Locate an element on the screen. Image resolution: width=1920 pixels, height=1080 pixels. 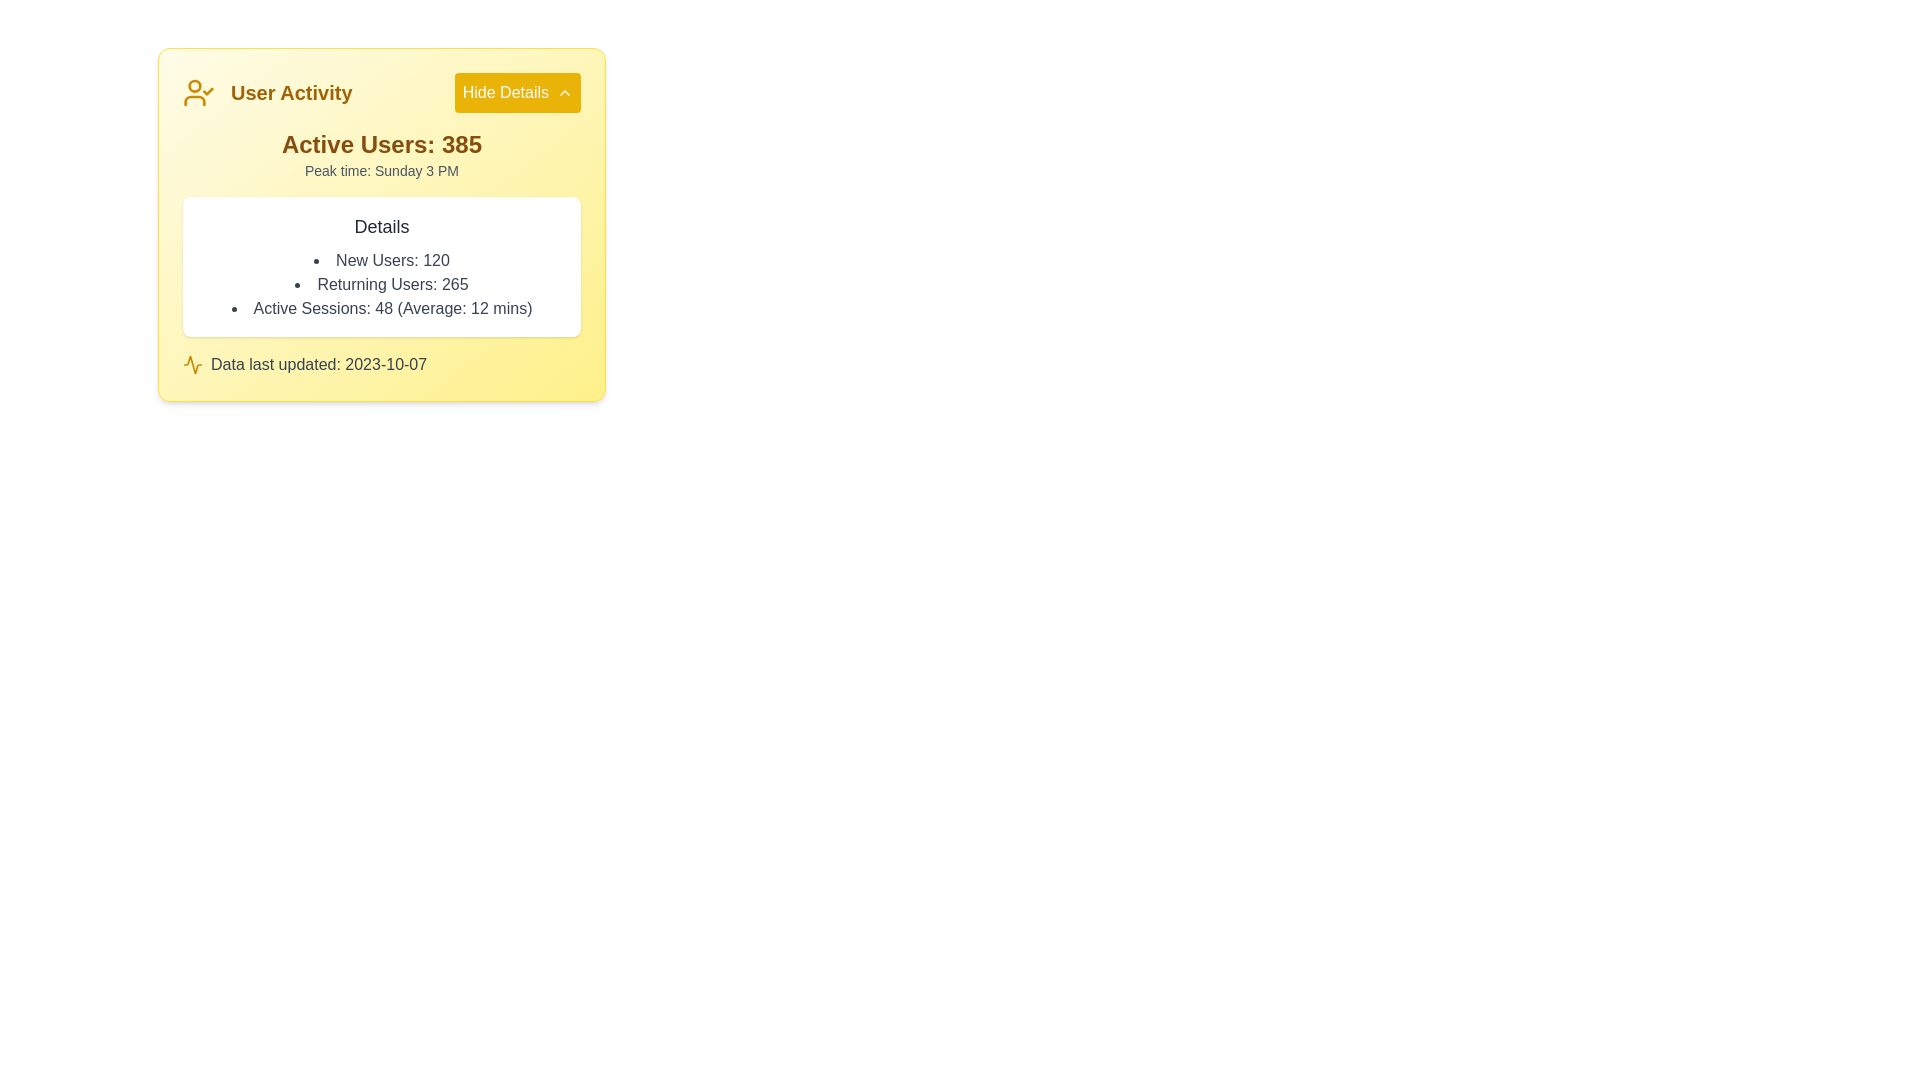
the informational card component located in the top-left segment of the dashboard is located at coordinates (382, 224).